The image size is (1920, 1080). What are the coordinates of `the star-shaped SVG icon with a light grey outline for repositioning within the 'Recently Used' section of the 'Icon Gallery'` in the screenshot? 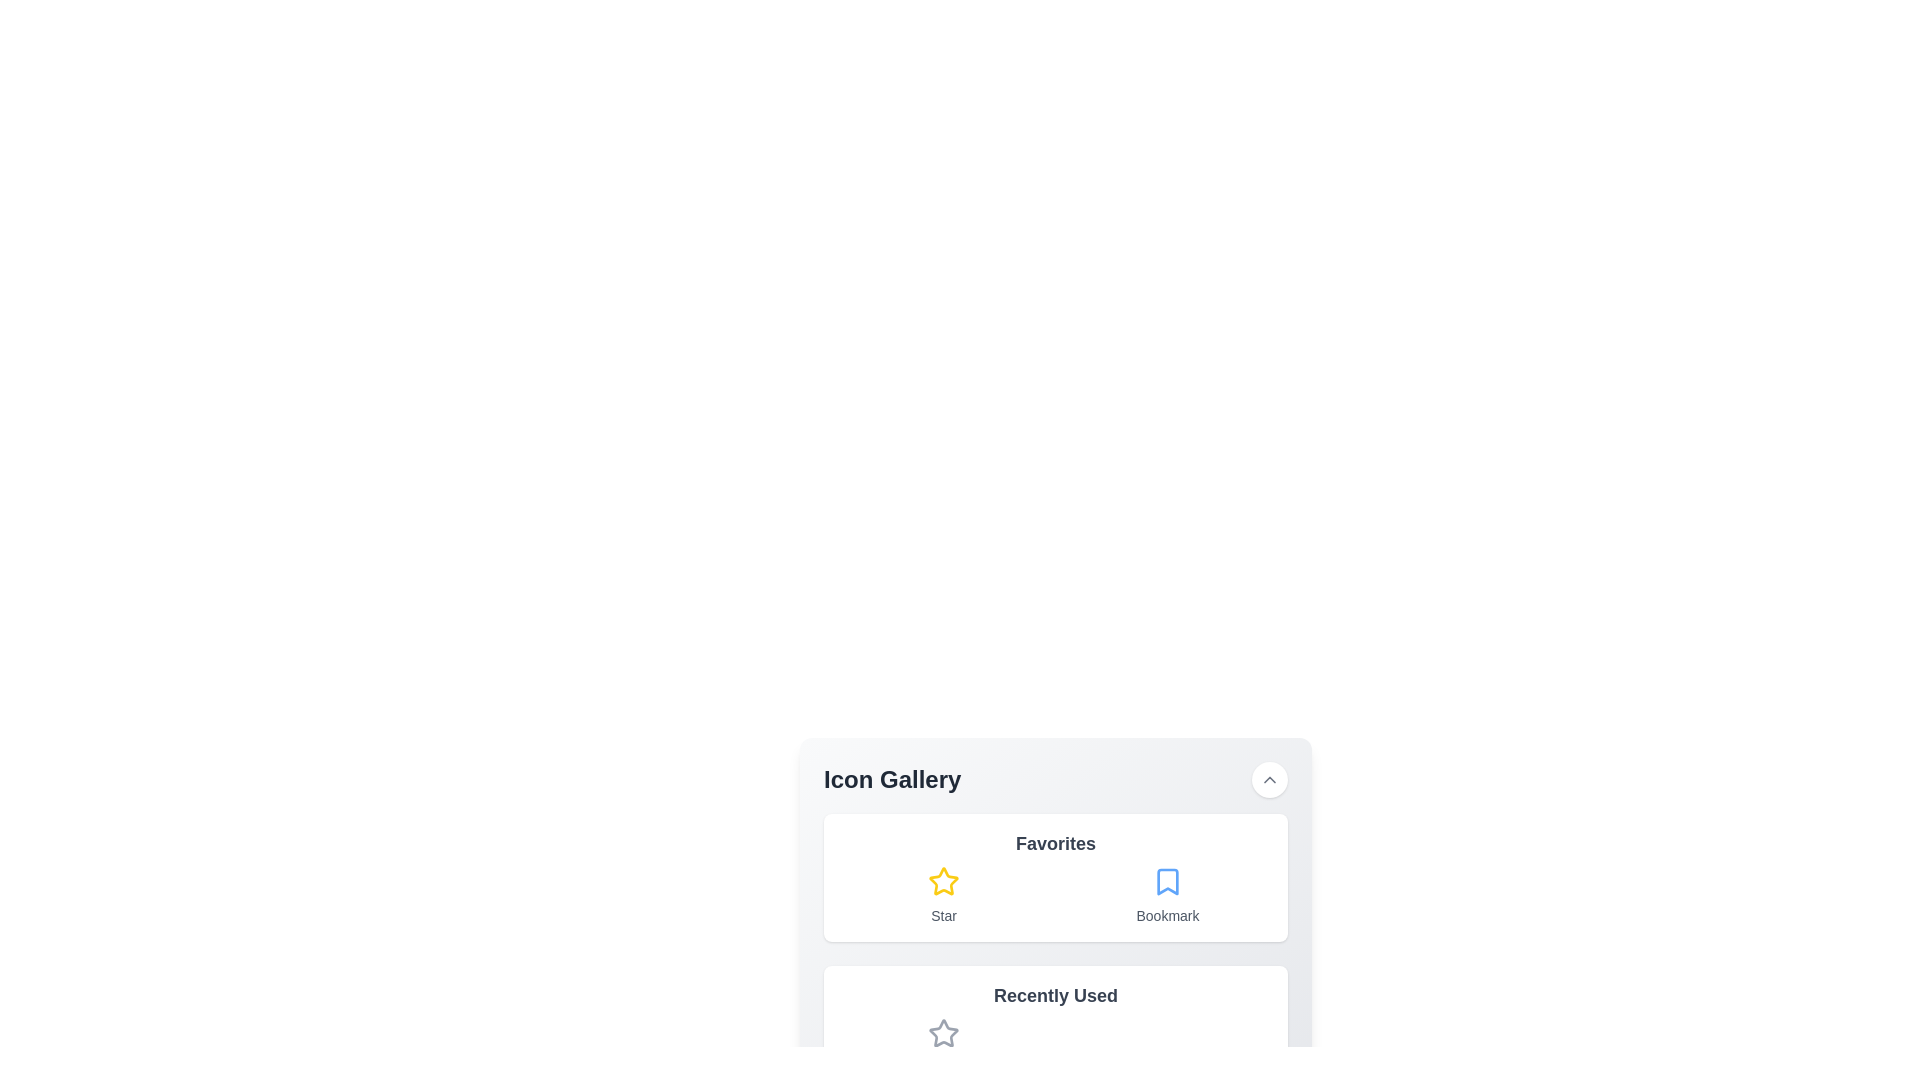 It's located at (943, 1033).